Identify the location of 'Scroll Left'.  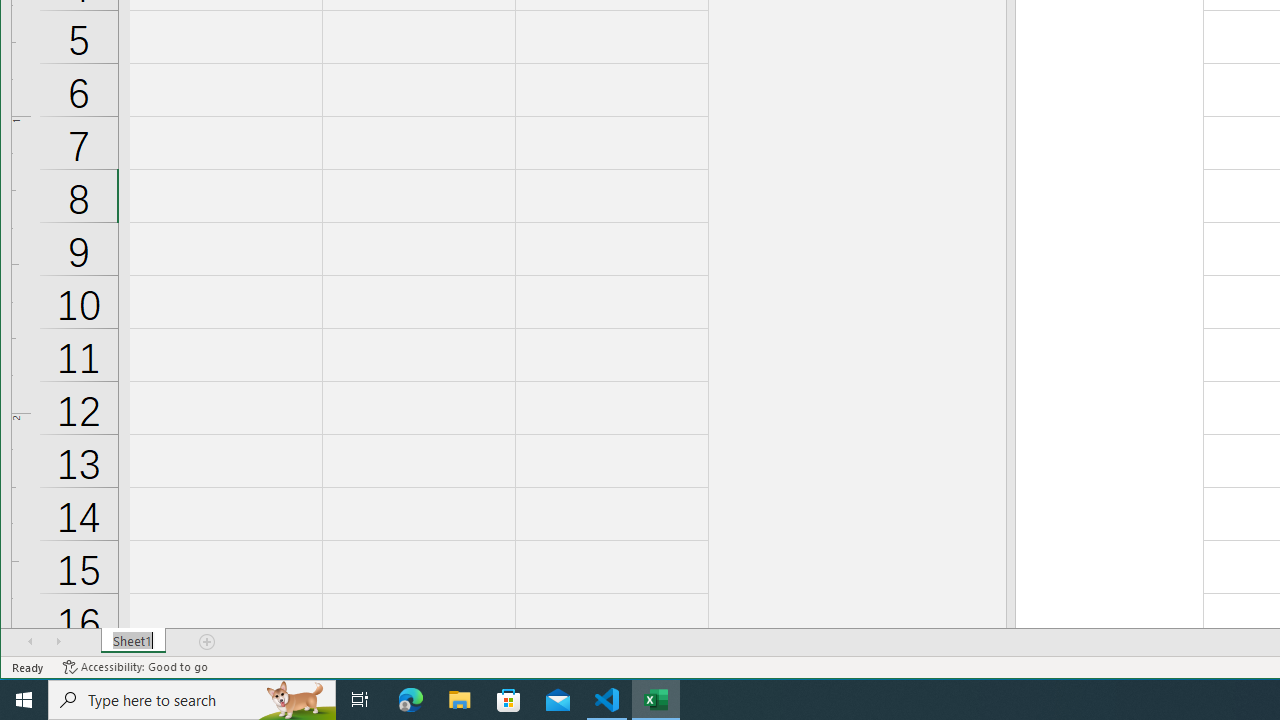
(30, 641).